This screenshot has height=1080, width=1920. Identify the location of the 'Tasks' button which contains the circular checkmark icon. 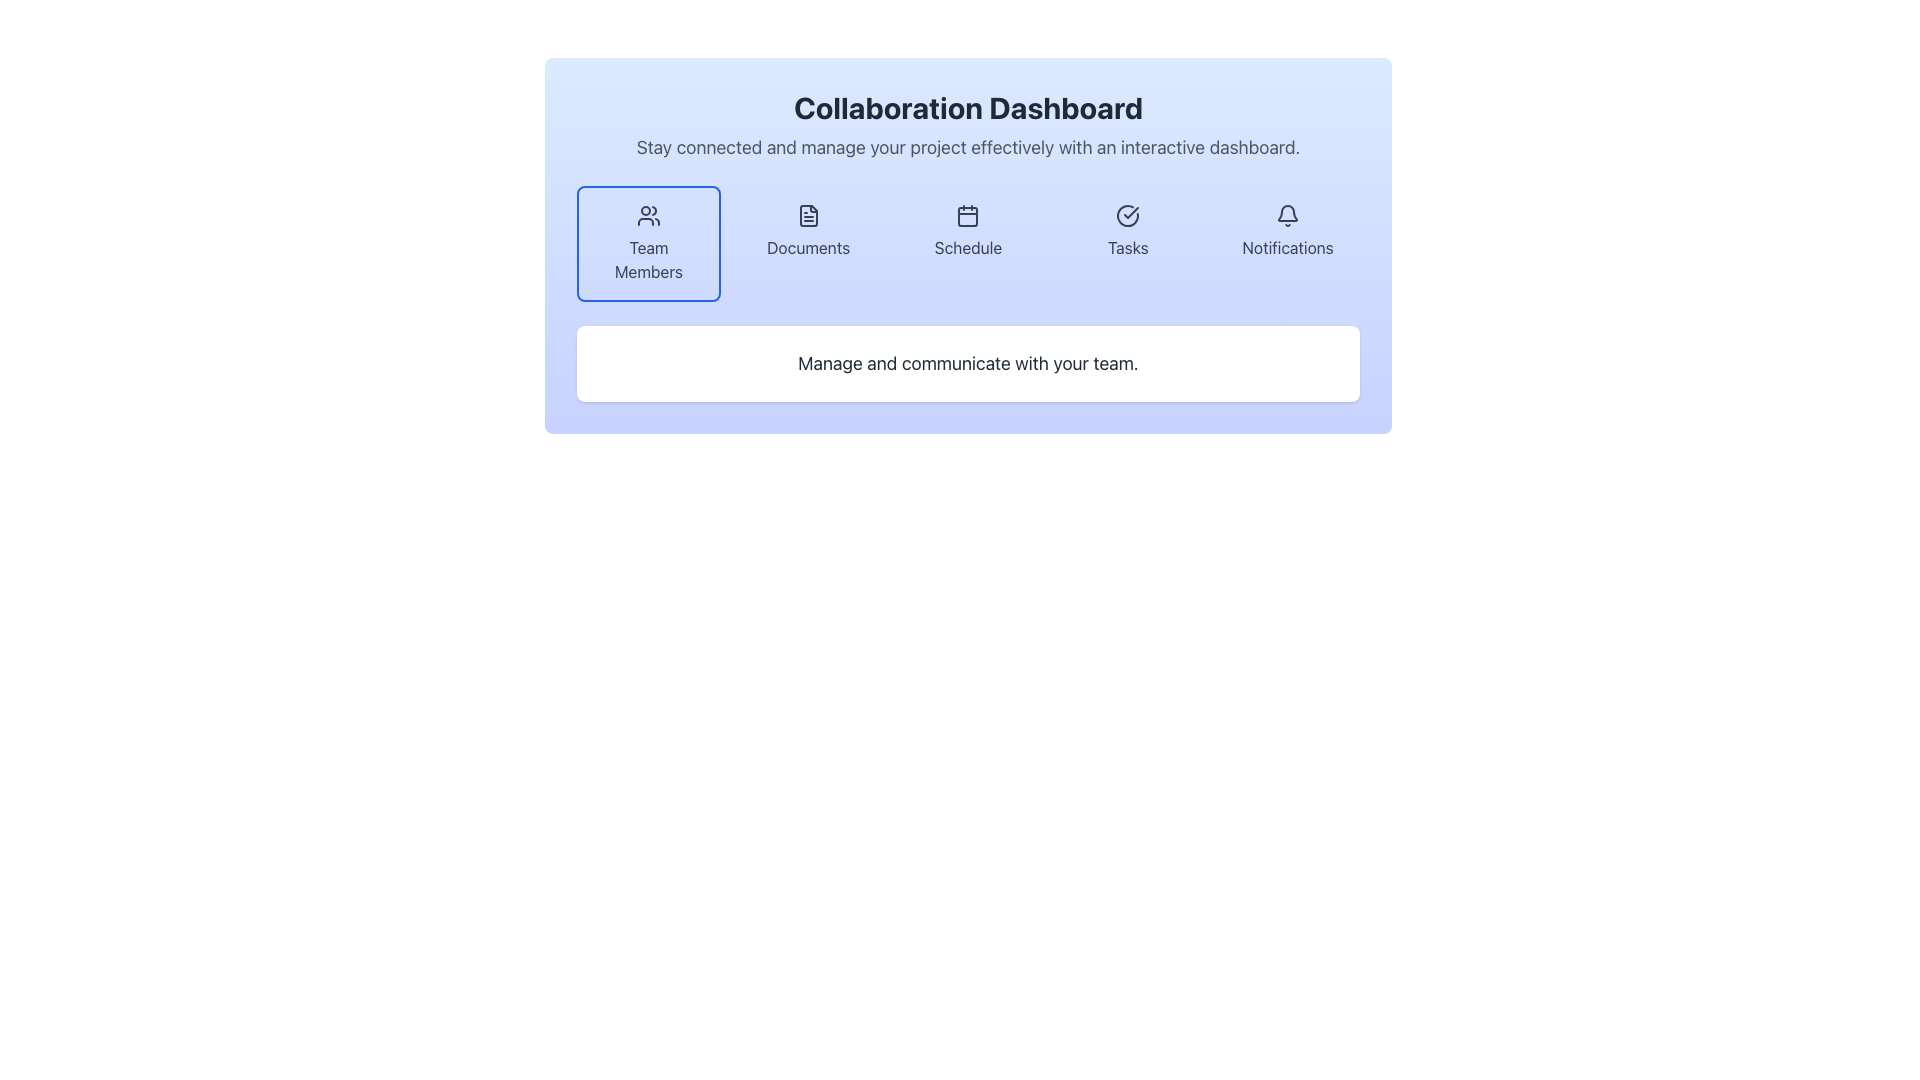
(1128, 216).